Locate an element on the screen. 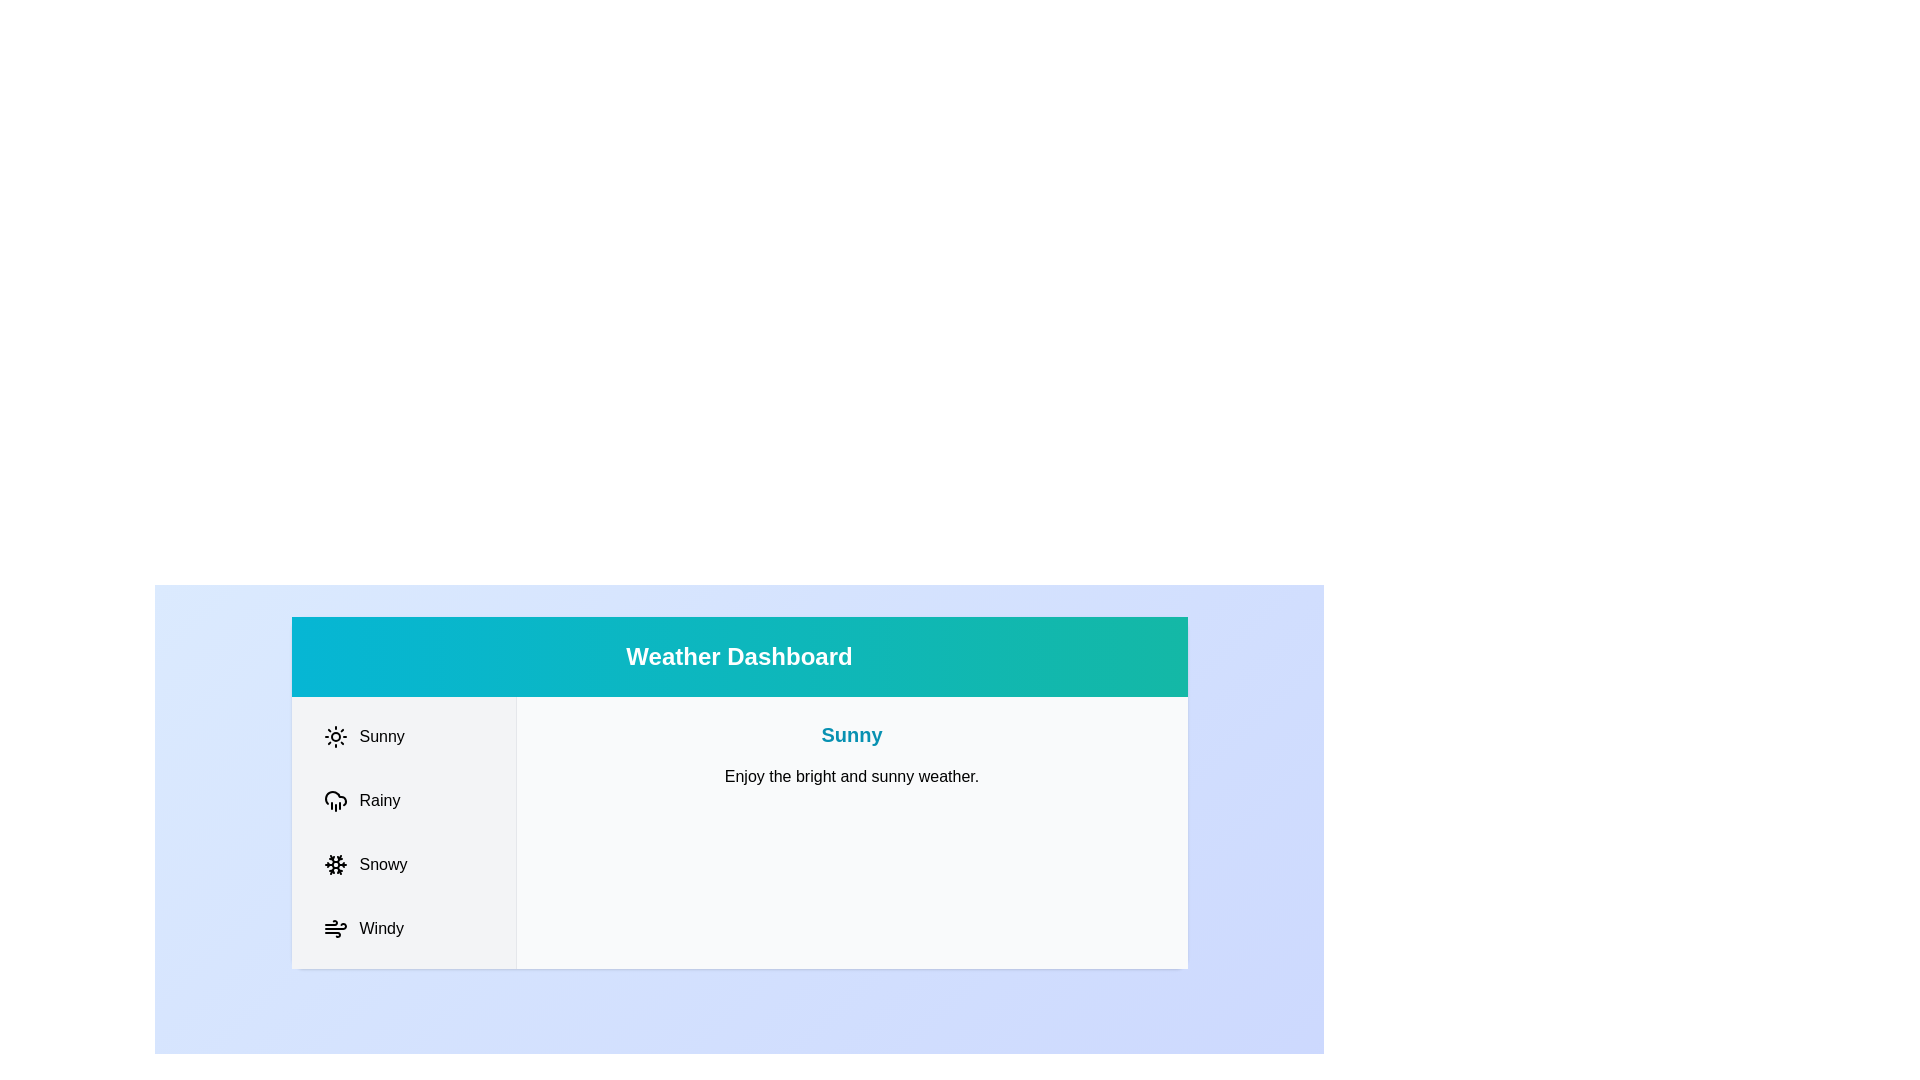  the Snowy tab to switch to it is located at coordinates (402, 863).